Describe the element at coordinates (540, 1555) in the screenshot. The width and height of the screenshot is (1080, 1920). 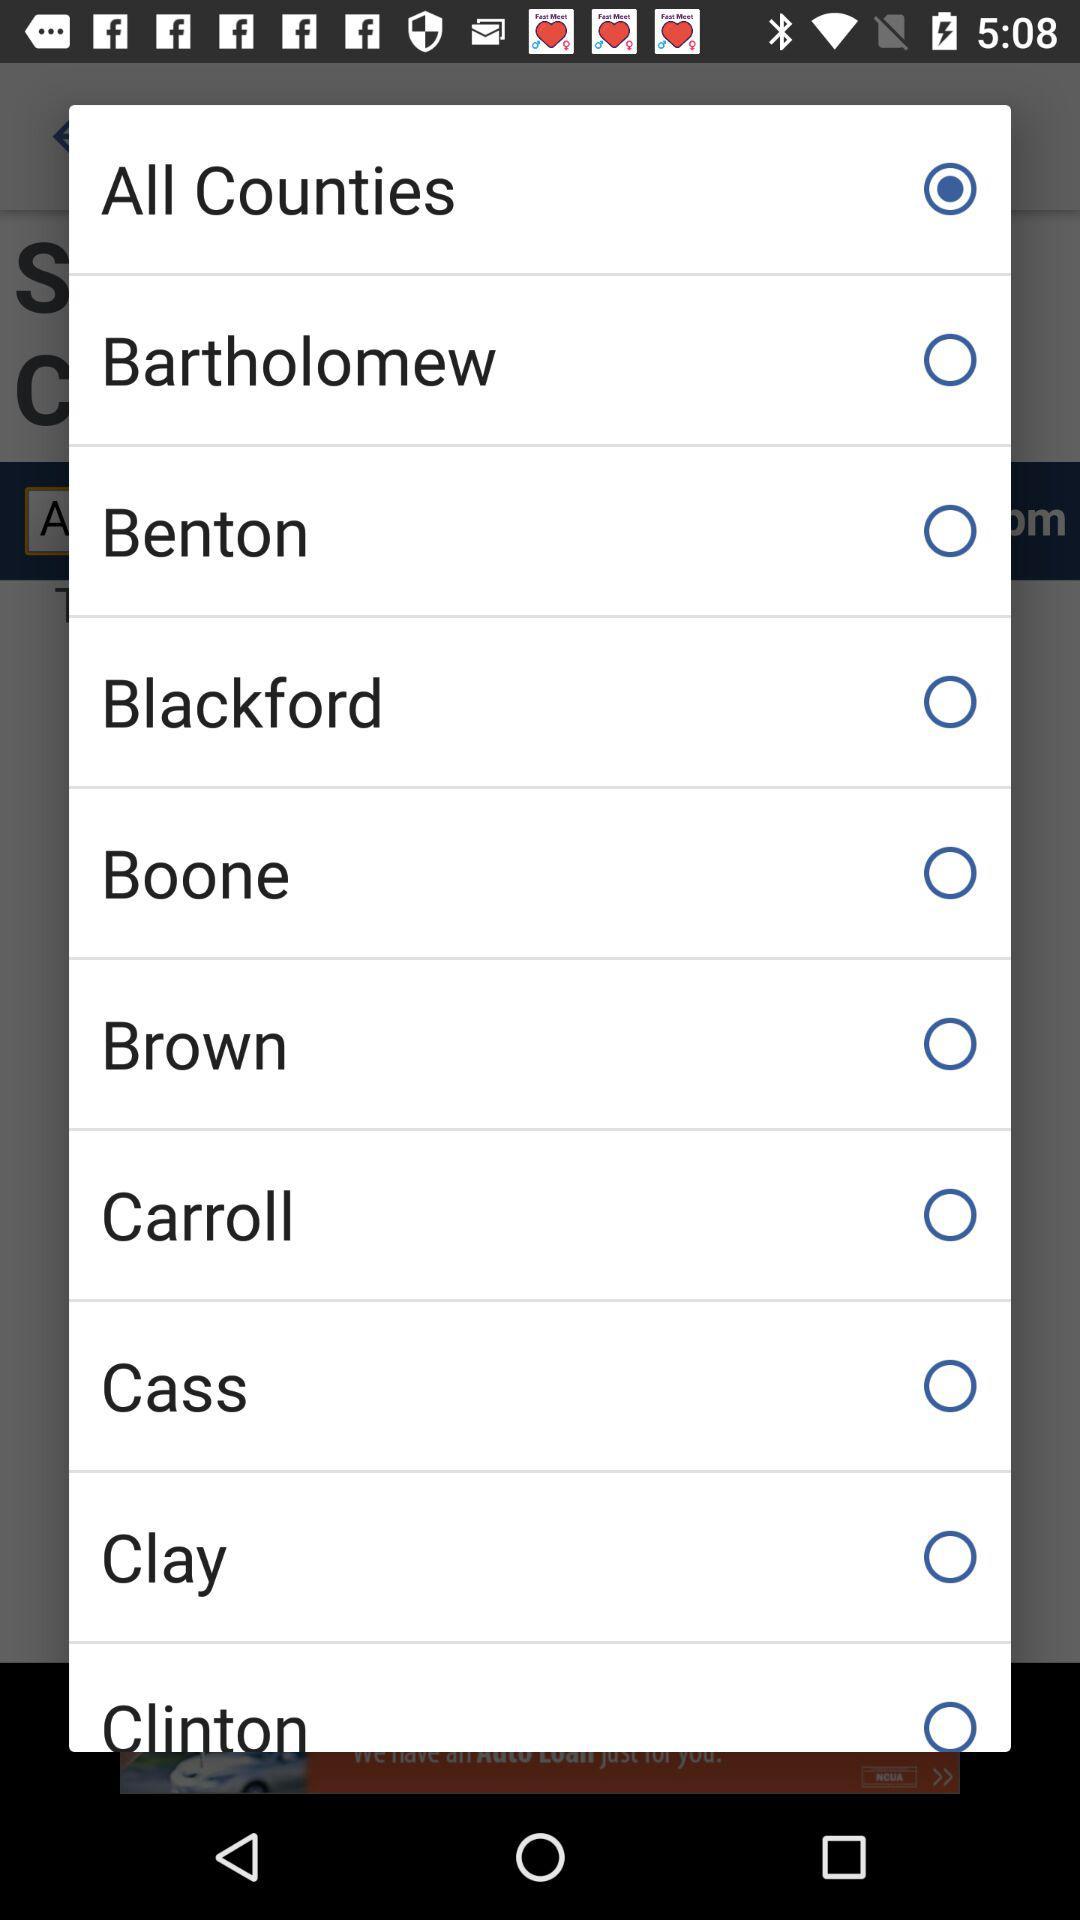
I see `icon above clinton` at that location.